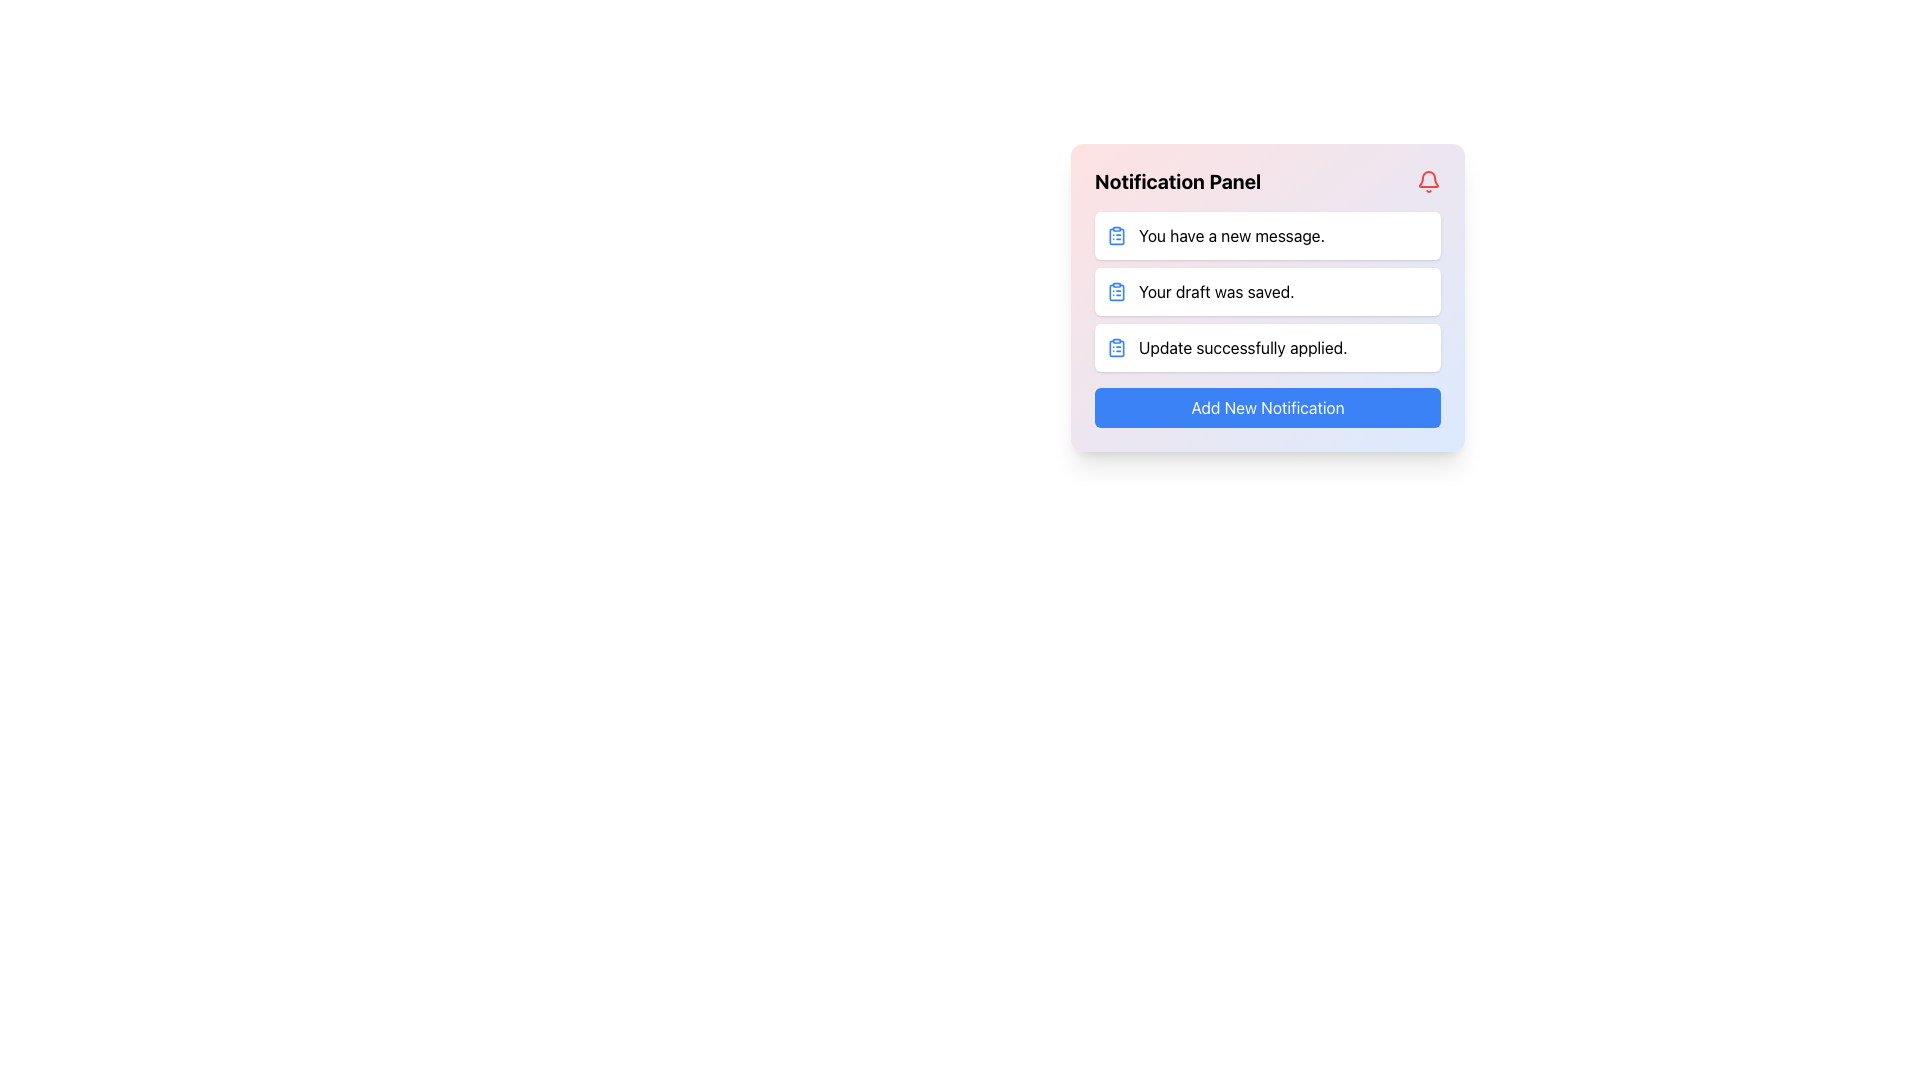 This screenshot has height=1080, width=1920. Describe the element at coordinates (1428, 181) in the screenshot. I see `the notification icon located in the top-right corner of the Notification Panel, which serves as a visual indicator for new or unread notifications` at that location.